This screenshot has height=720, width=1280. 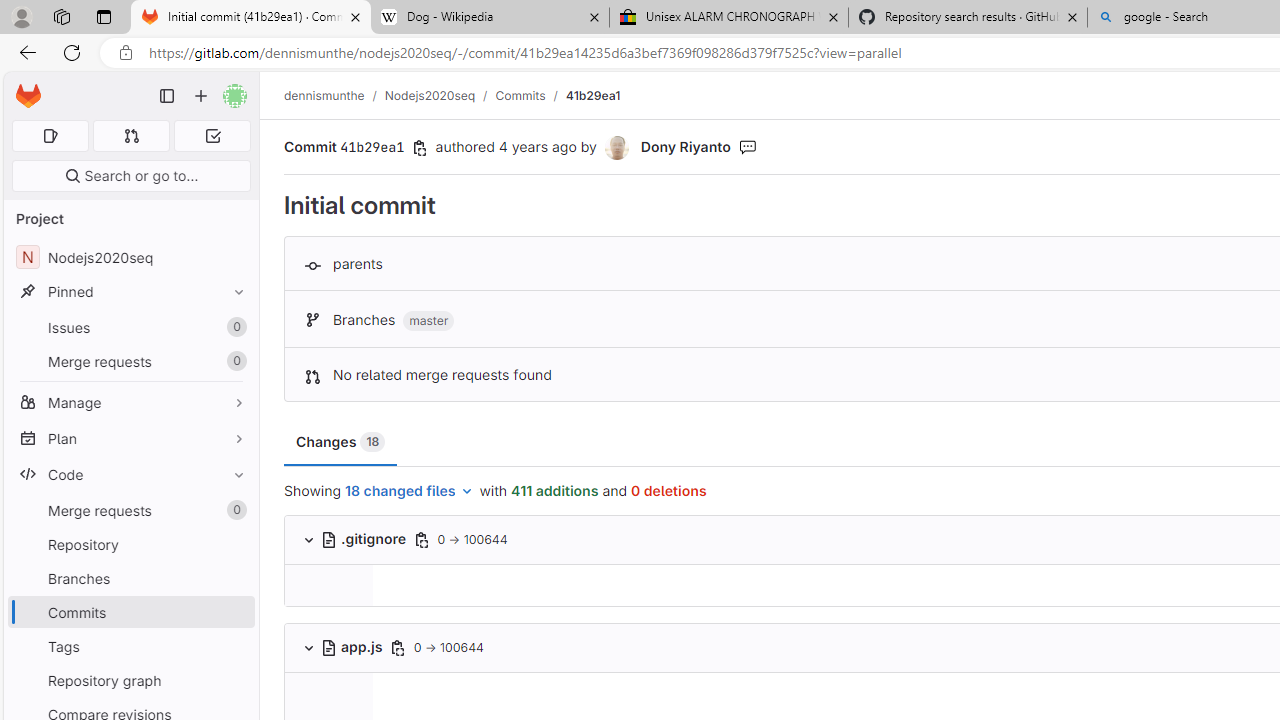 I want to click on 'Pin Repository graph', so click(x=234, y=679).